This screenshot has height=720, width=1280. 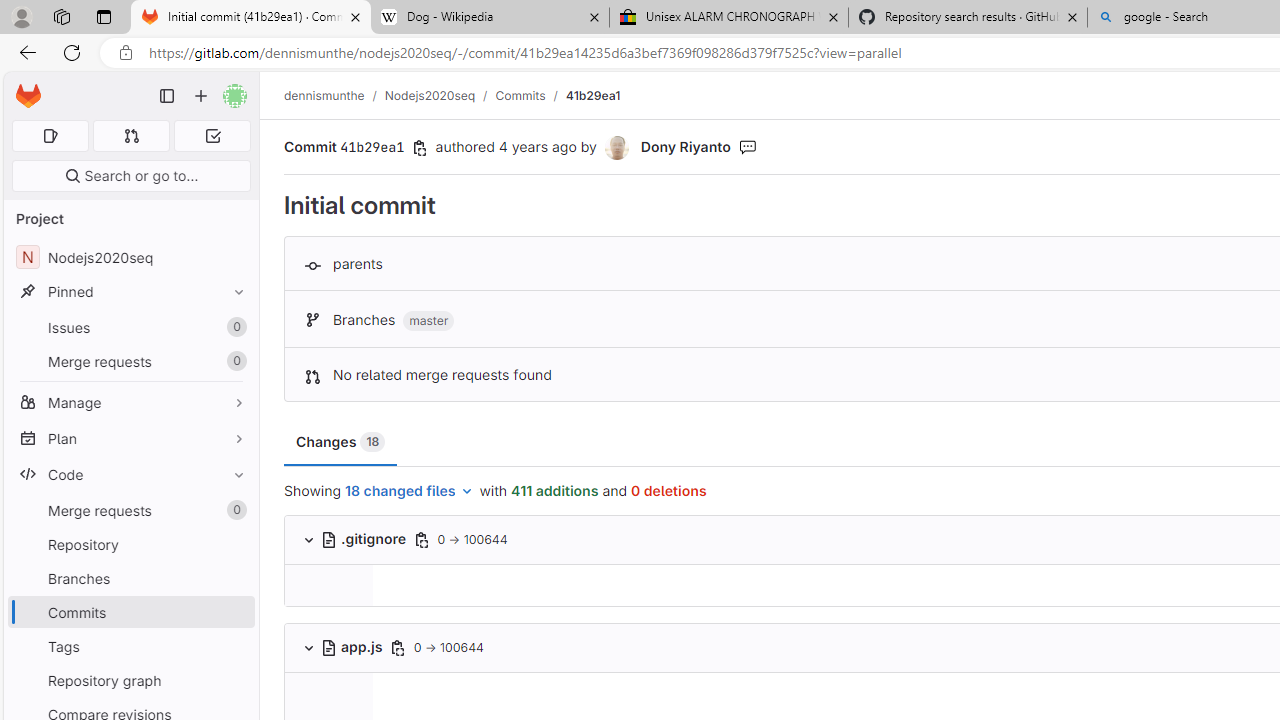 I want to click on 'Pin Repository graph', so click(x=234, y=679).